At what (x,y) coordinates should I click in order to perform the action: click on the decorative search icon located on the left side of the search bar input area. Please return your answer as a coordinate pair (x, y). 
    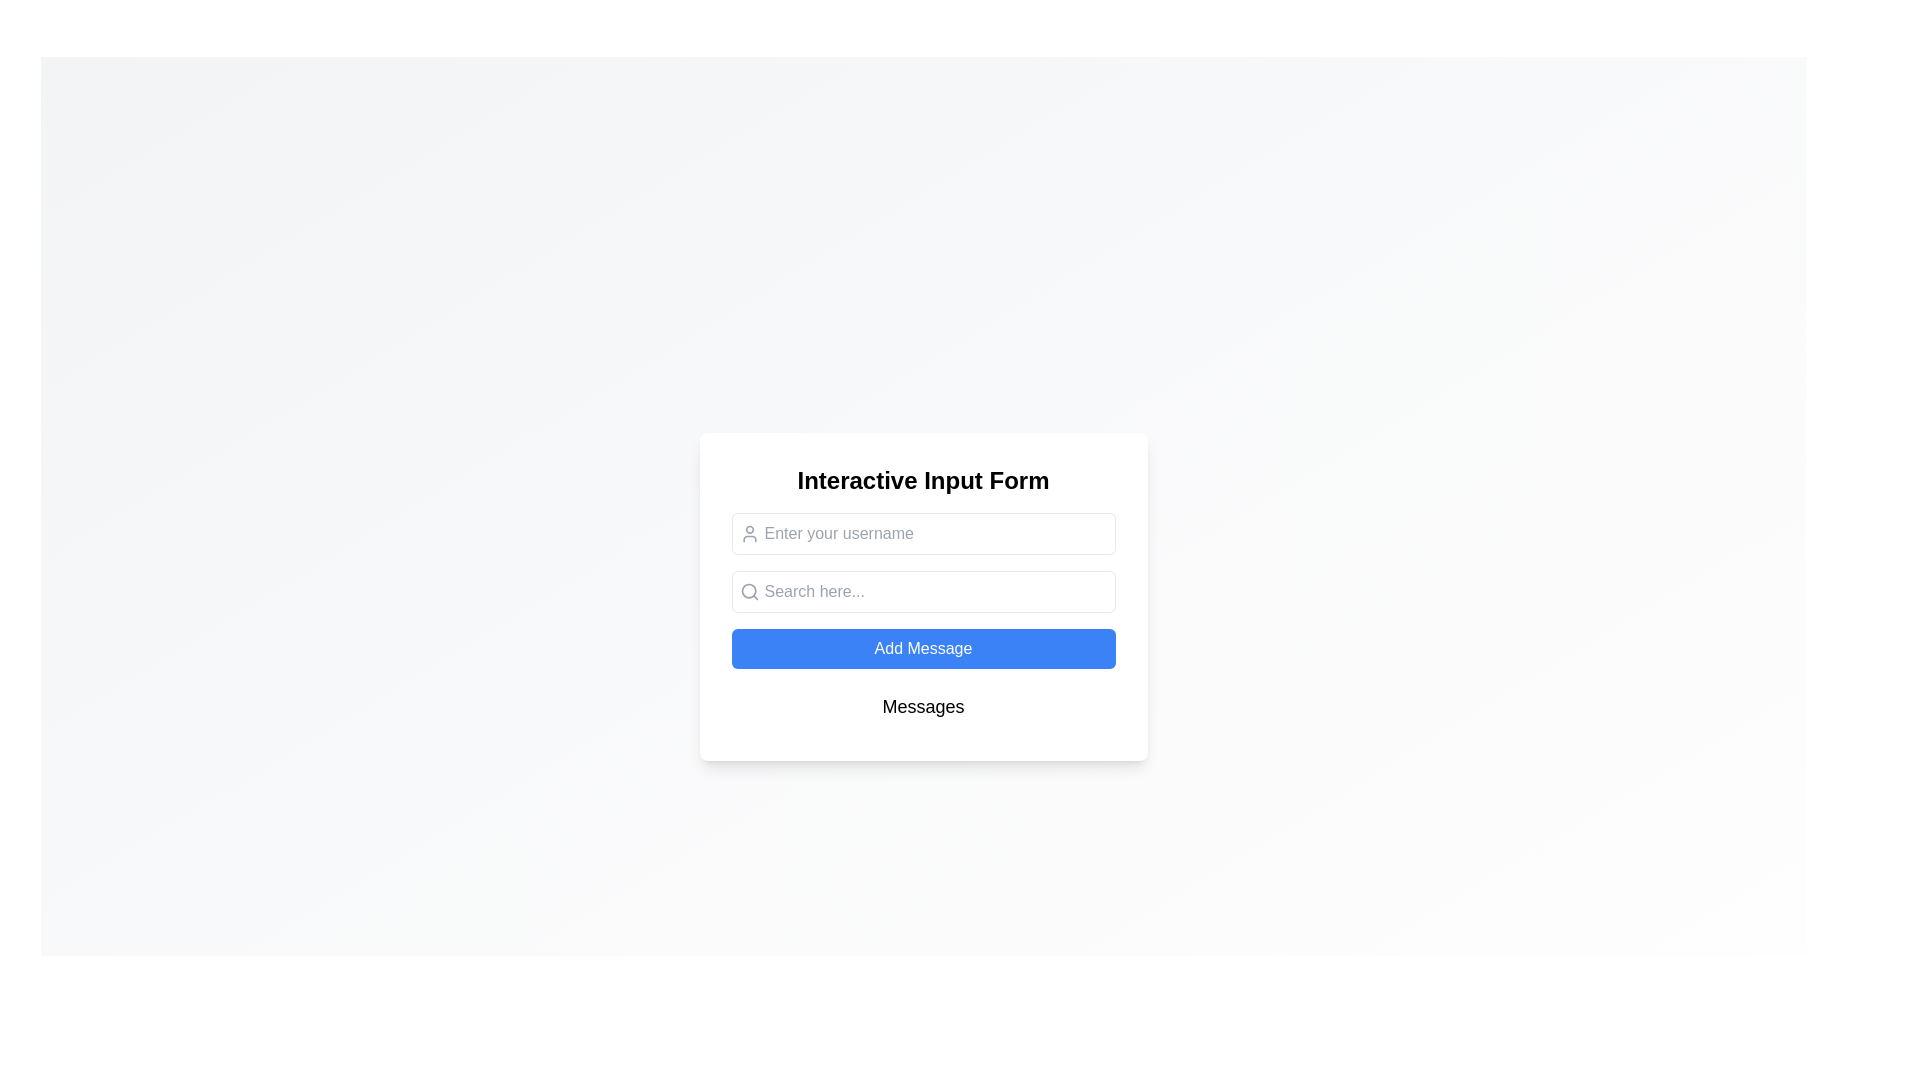
    Looking at the image, I should click on (748, 590).